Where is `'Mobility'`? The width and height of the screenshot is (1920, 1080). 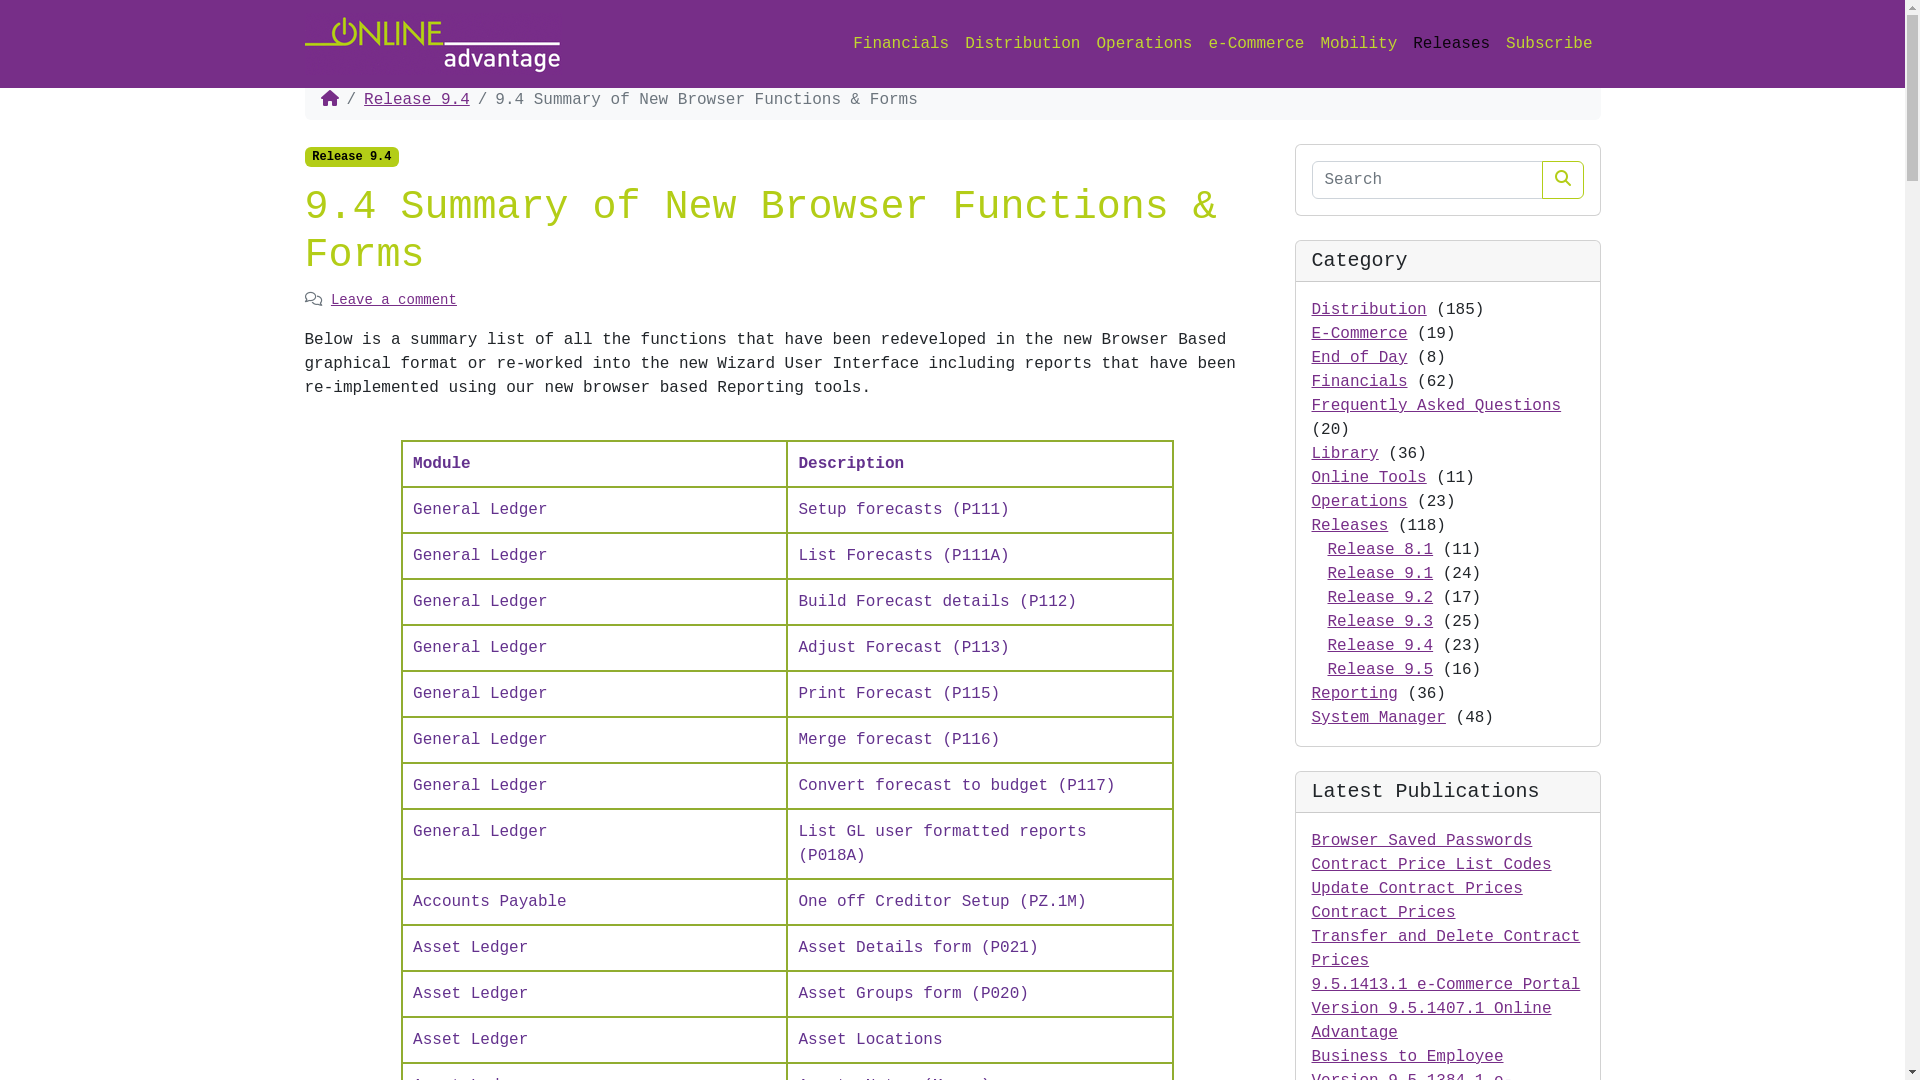
'Mobility' is located at coordinates (1358, 43).